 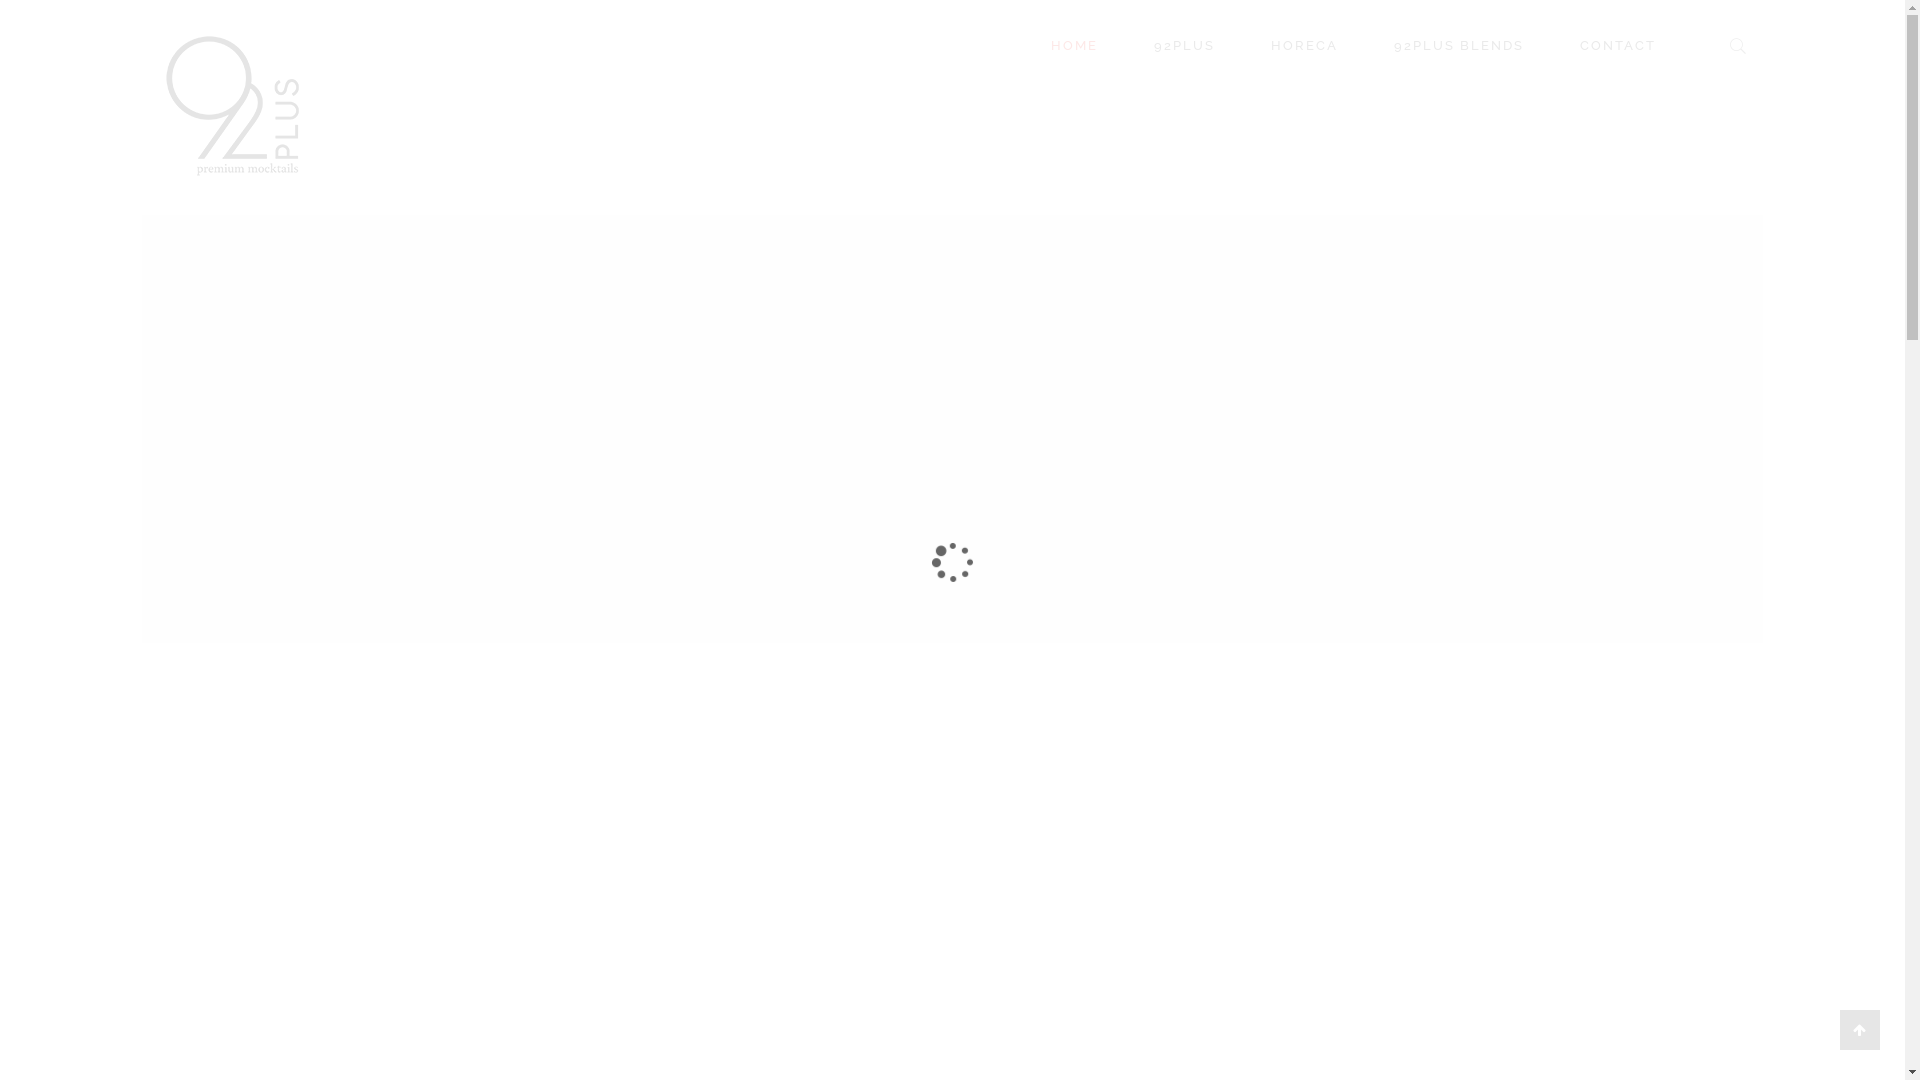 What do you see at coordinates (1630, 45) in the screenshot?
I see `'CONTACT'` at bounding box center [1630, 45].